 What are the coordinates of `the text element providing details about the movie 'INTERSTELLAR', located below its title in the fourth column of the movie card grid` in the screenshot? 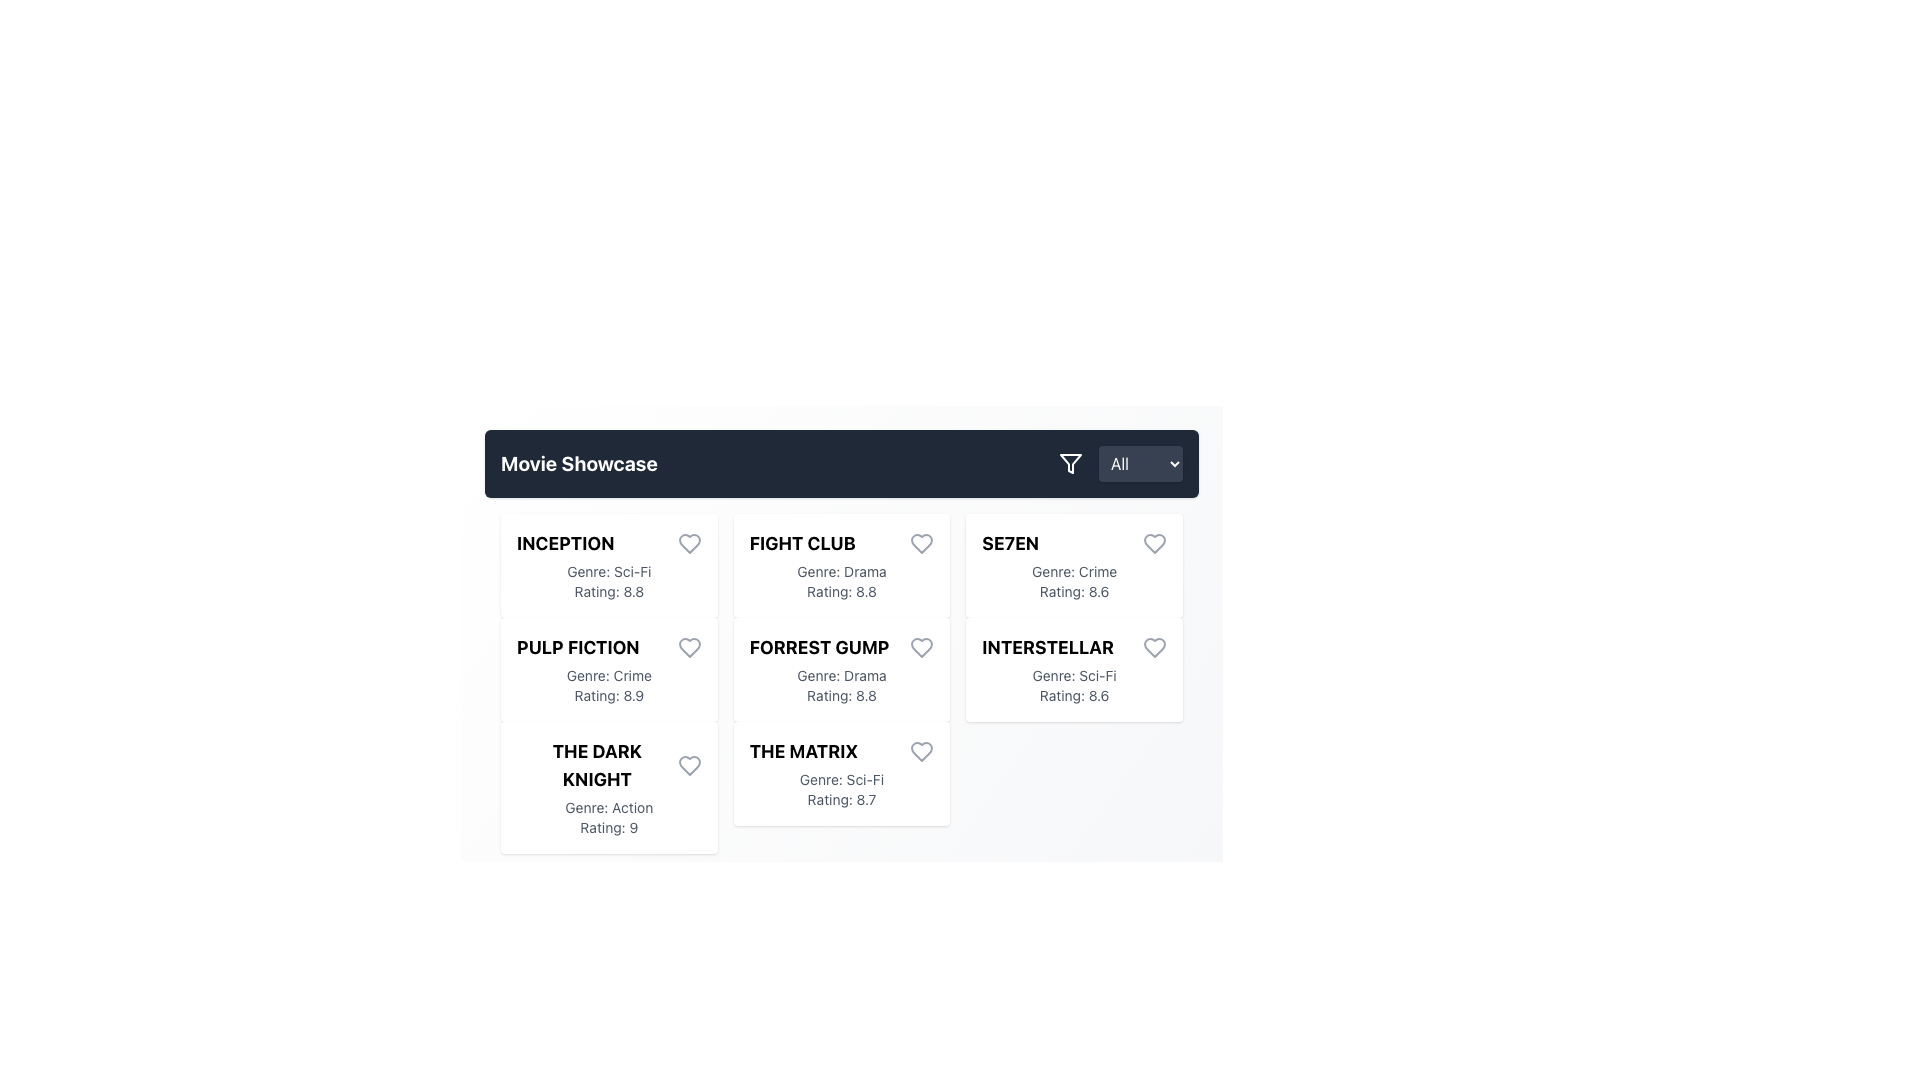 It's located at (1073, 685).